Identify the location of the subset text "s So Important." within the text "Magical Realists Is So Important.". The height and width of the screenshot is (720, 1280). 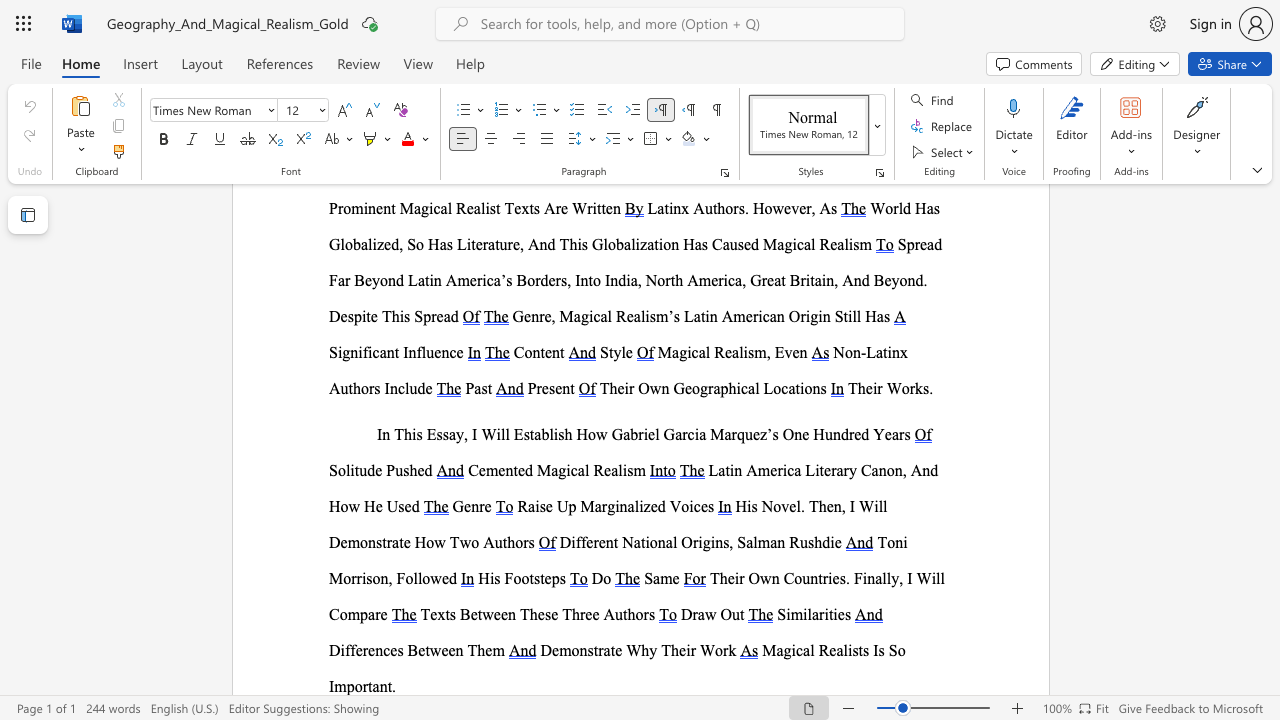
(878, 650).